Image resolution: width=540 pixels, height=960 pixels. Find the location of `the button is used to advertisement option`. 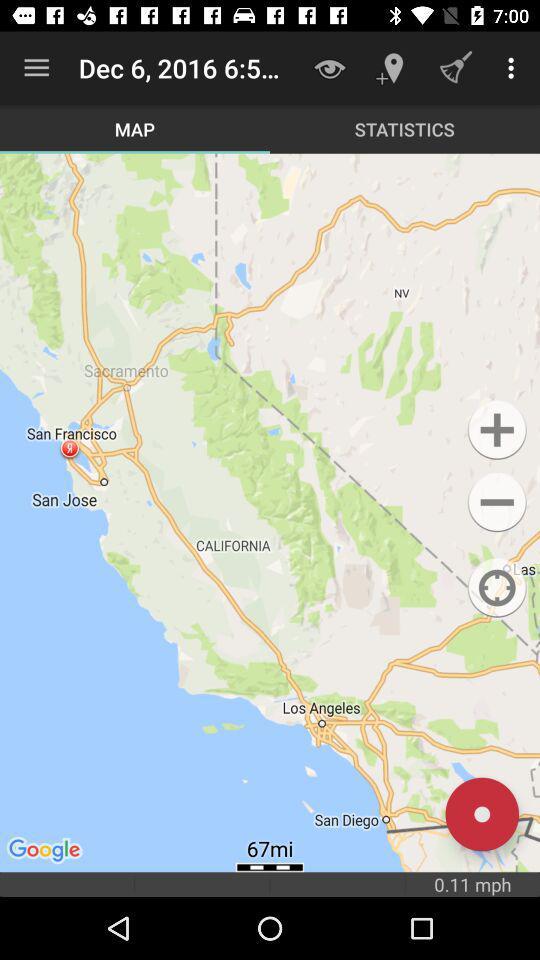

the button is used to advertisement option is located at coordinates (496, 430).